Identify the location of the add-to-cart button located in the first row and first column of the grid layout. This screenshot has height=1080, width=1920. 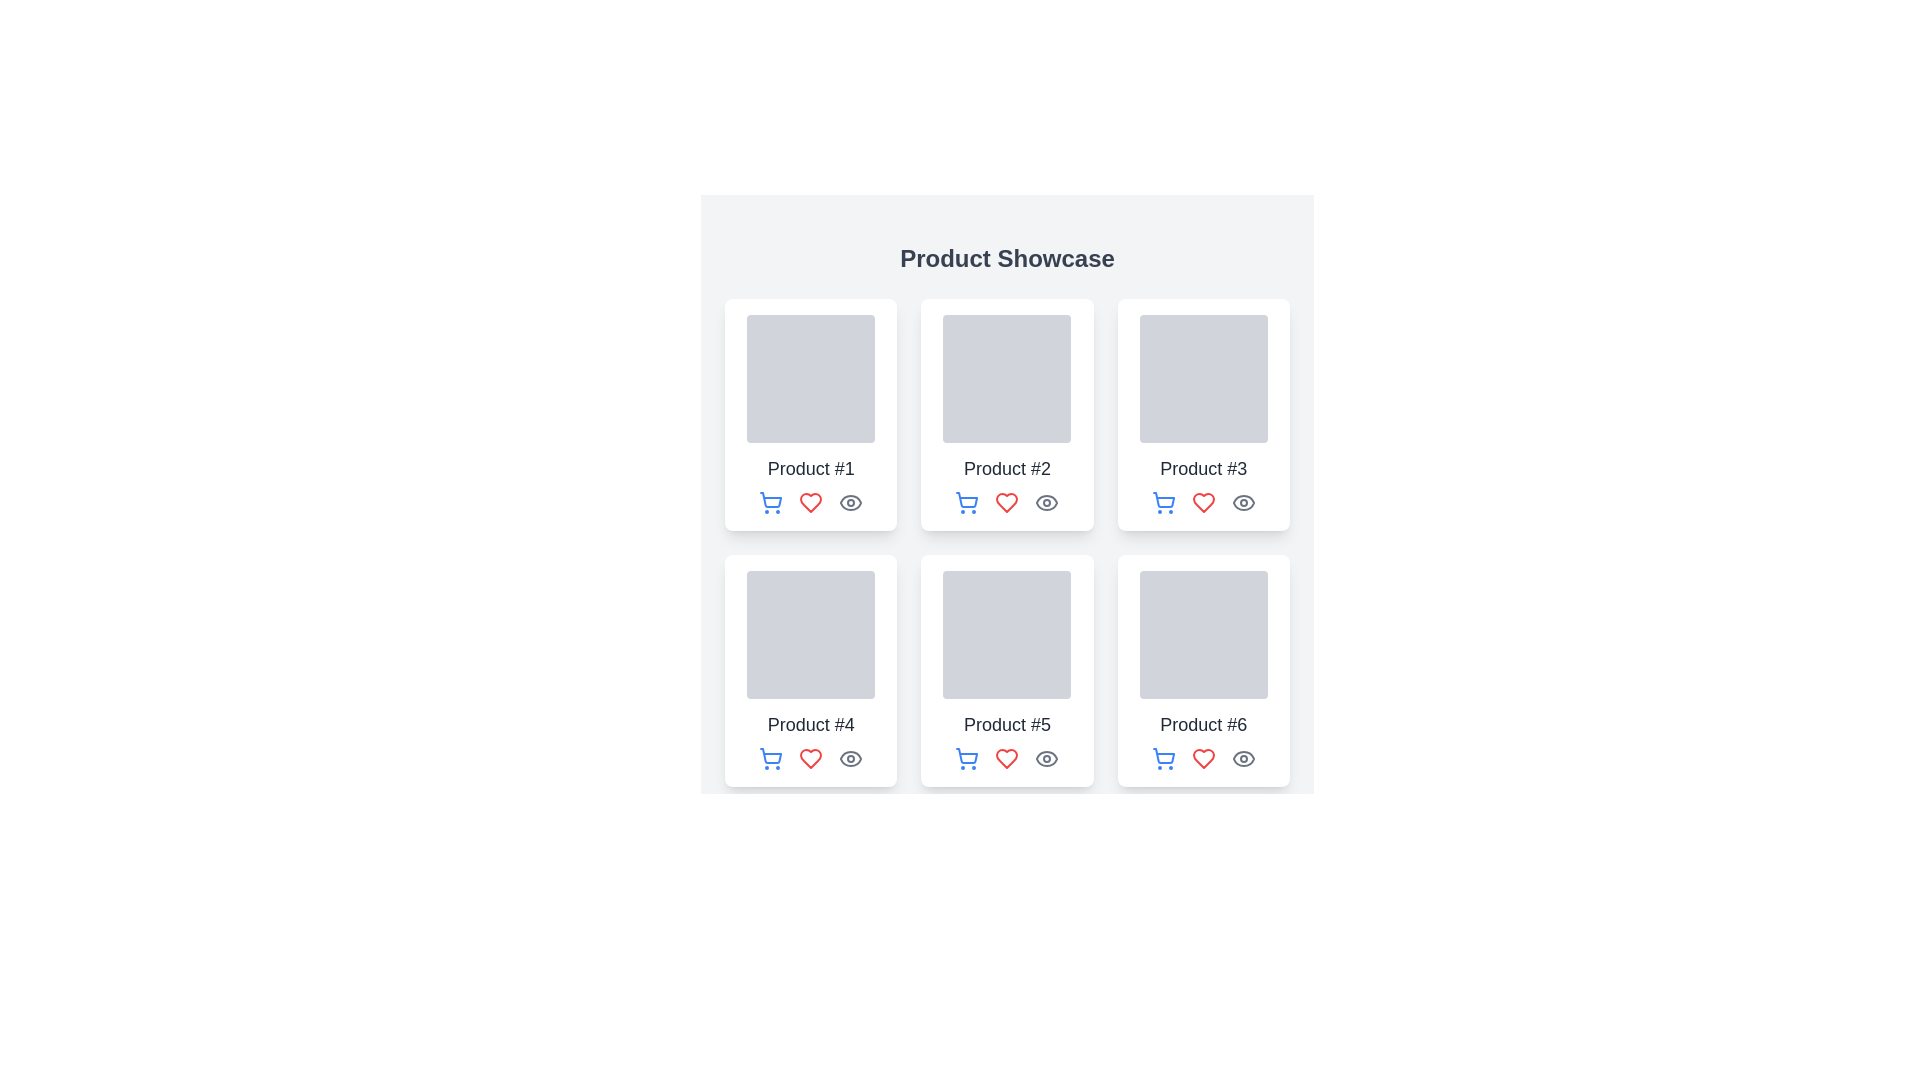
(770, 501).